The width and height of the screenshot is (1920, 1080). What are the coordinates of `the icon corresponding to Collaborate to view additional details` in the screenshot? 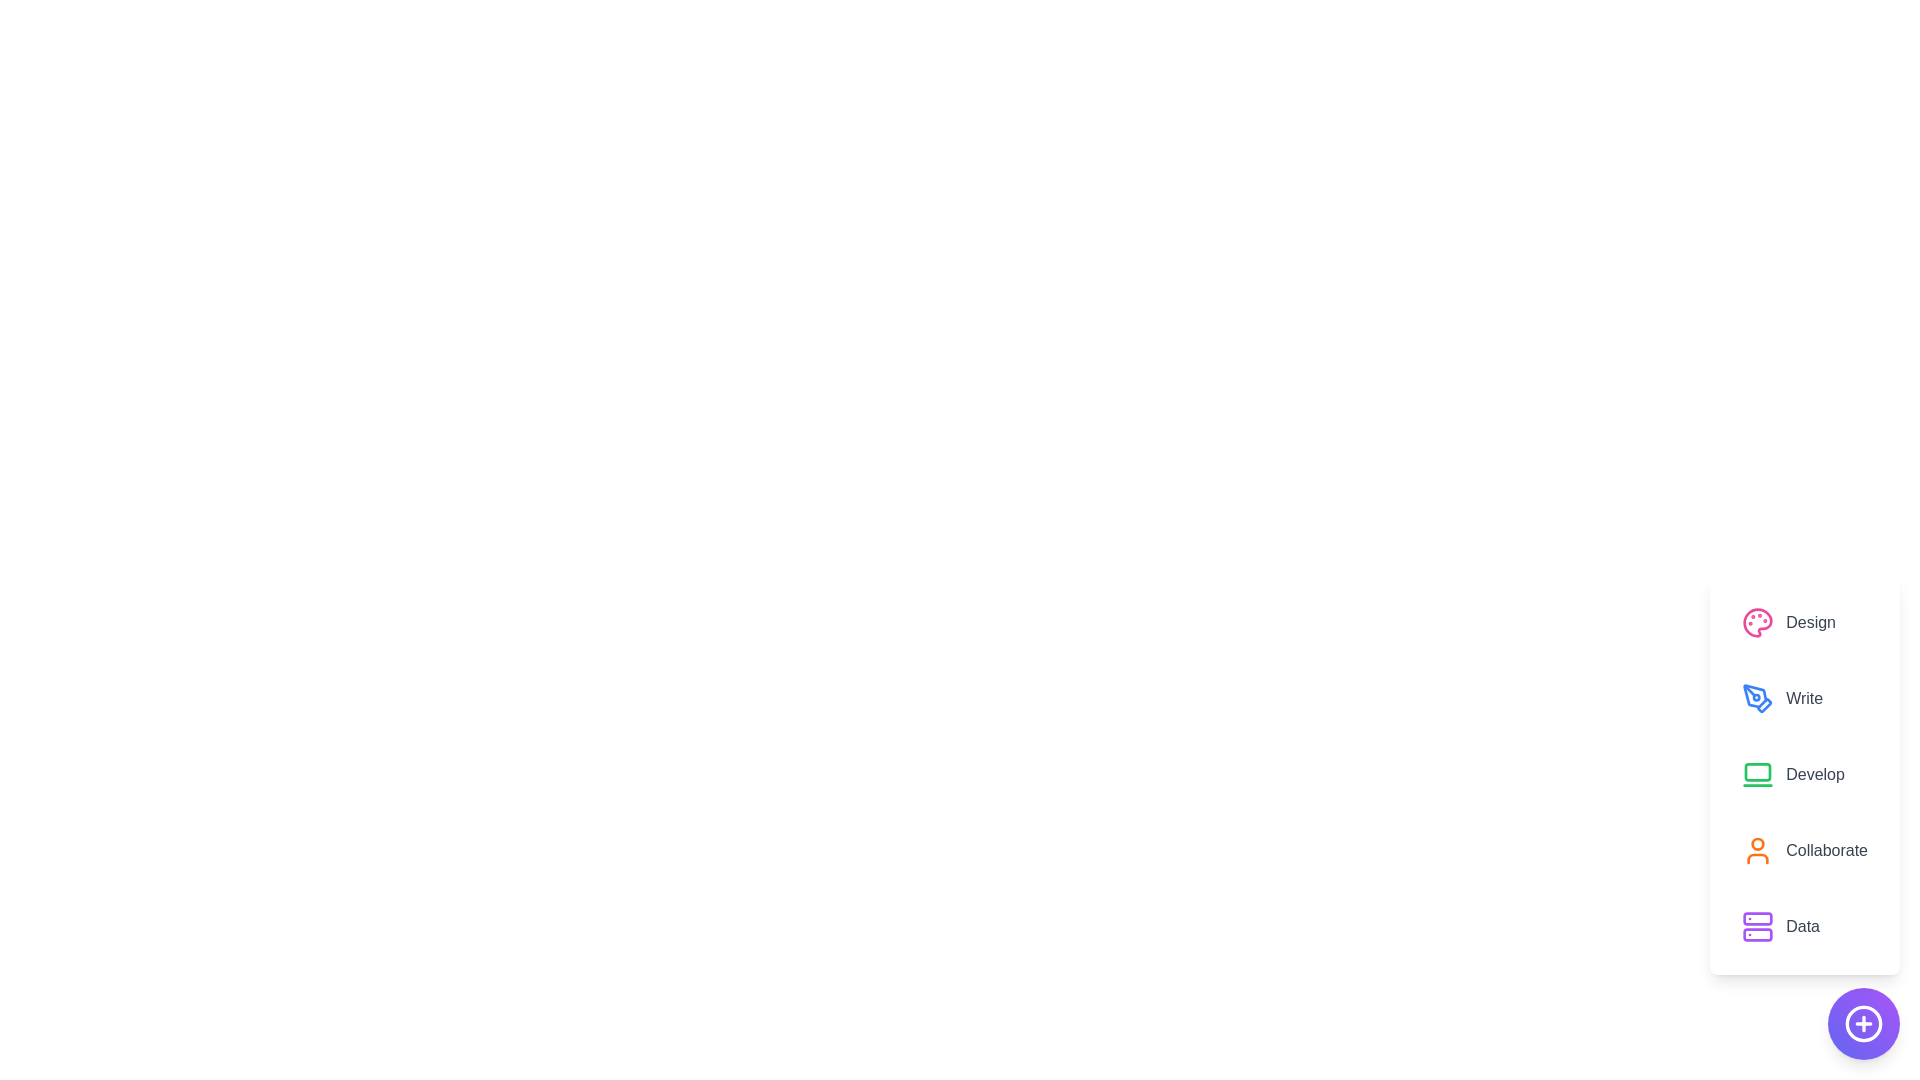 It's located at (1756, 851).